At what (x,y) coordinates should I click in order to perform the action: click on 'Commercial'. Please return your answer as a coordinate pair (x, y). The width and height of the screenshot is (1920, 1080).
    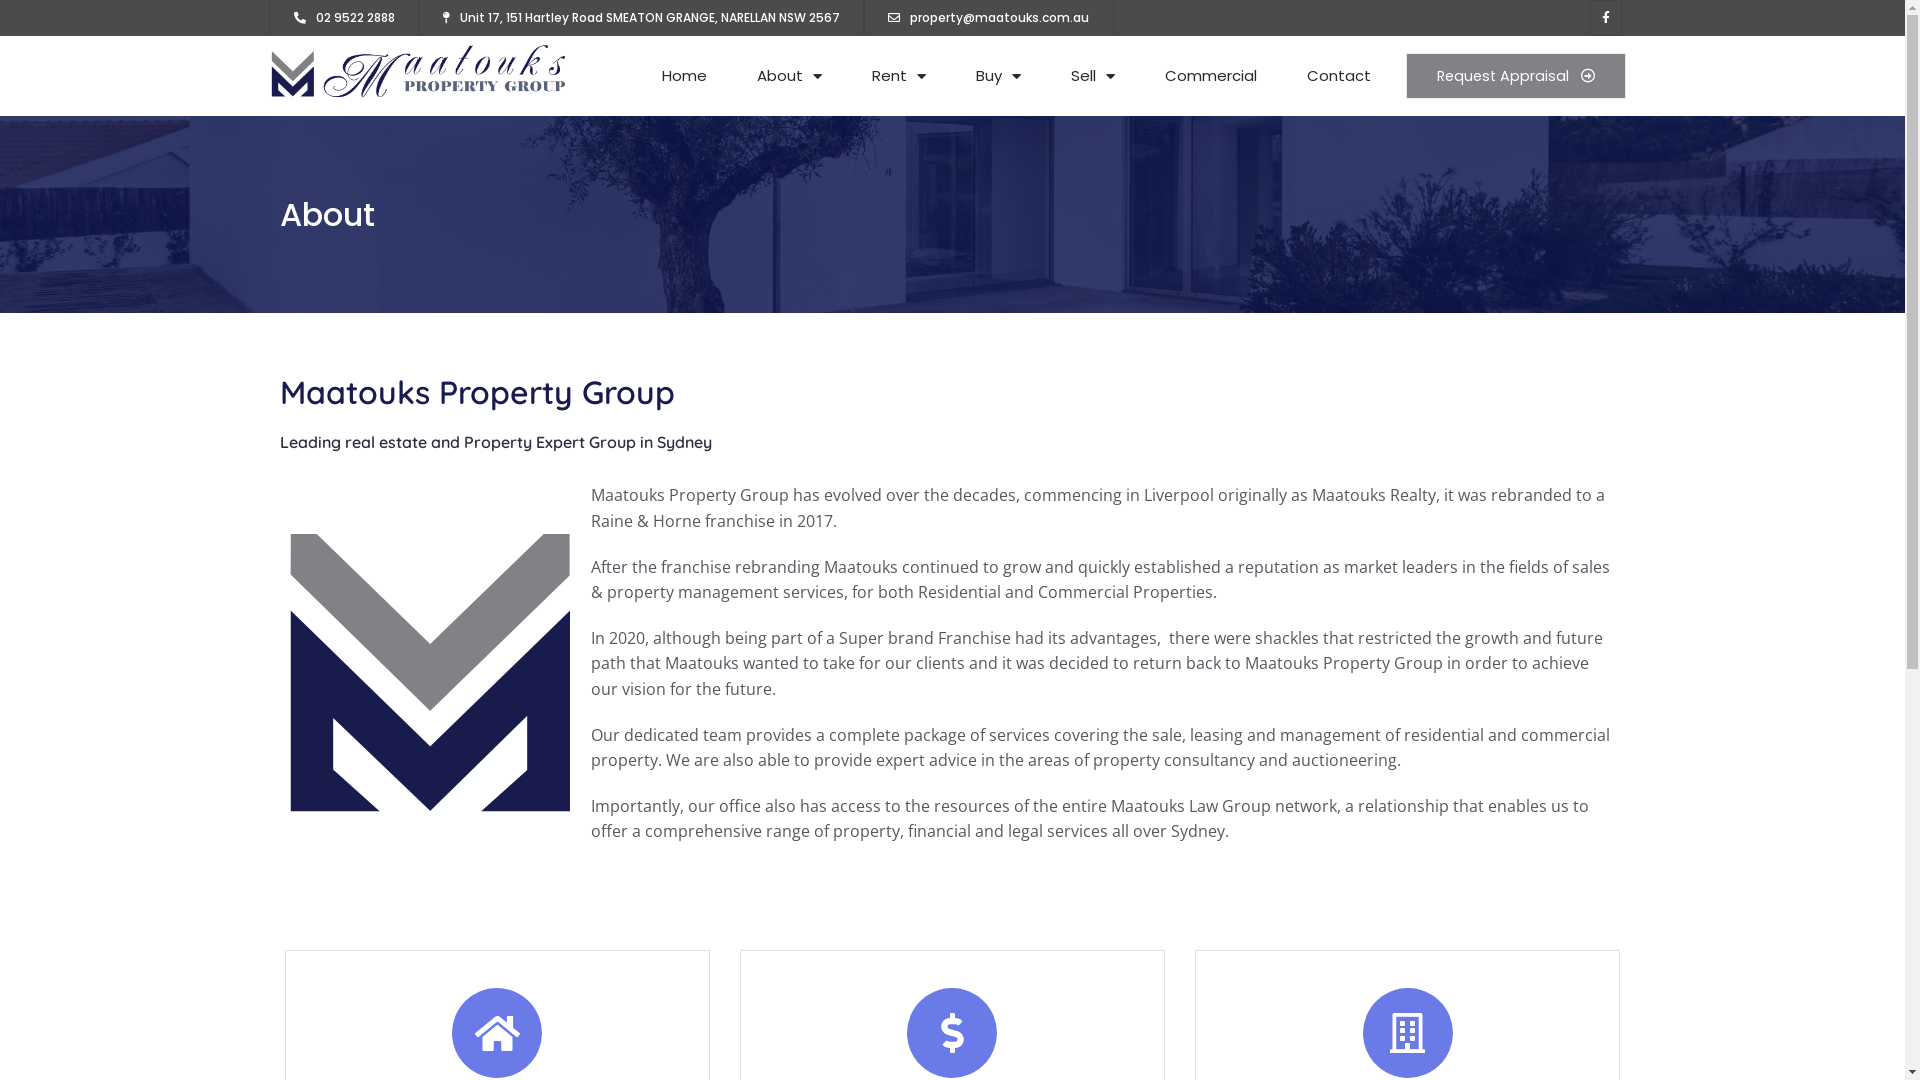
    Looking at the image, I should click on (1209, 75).